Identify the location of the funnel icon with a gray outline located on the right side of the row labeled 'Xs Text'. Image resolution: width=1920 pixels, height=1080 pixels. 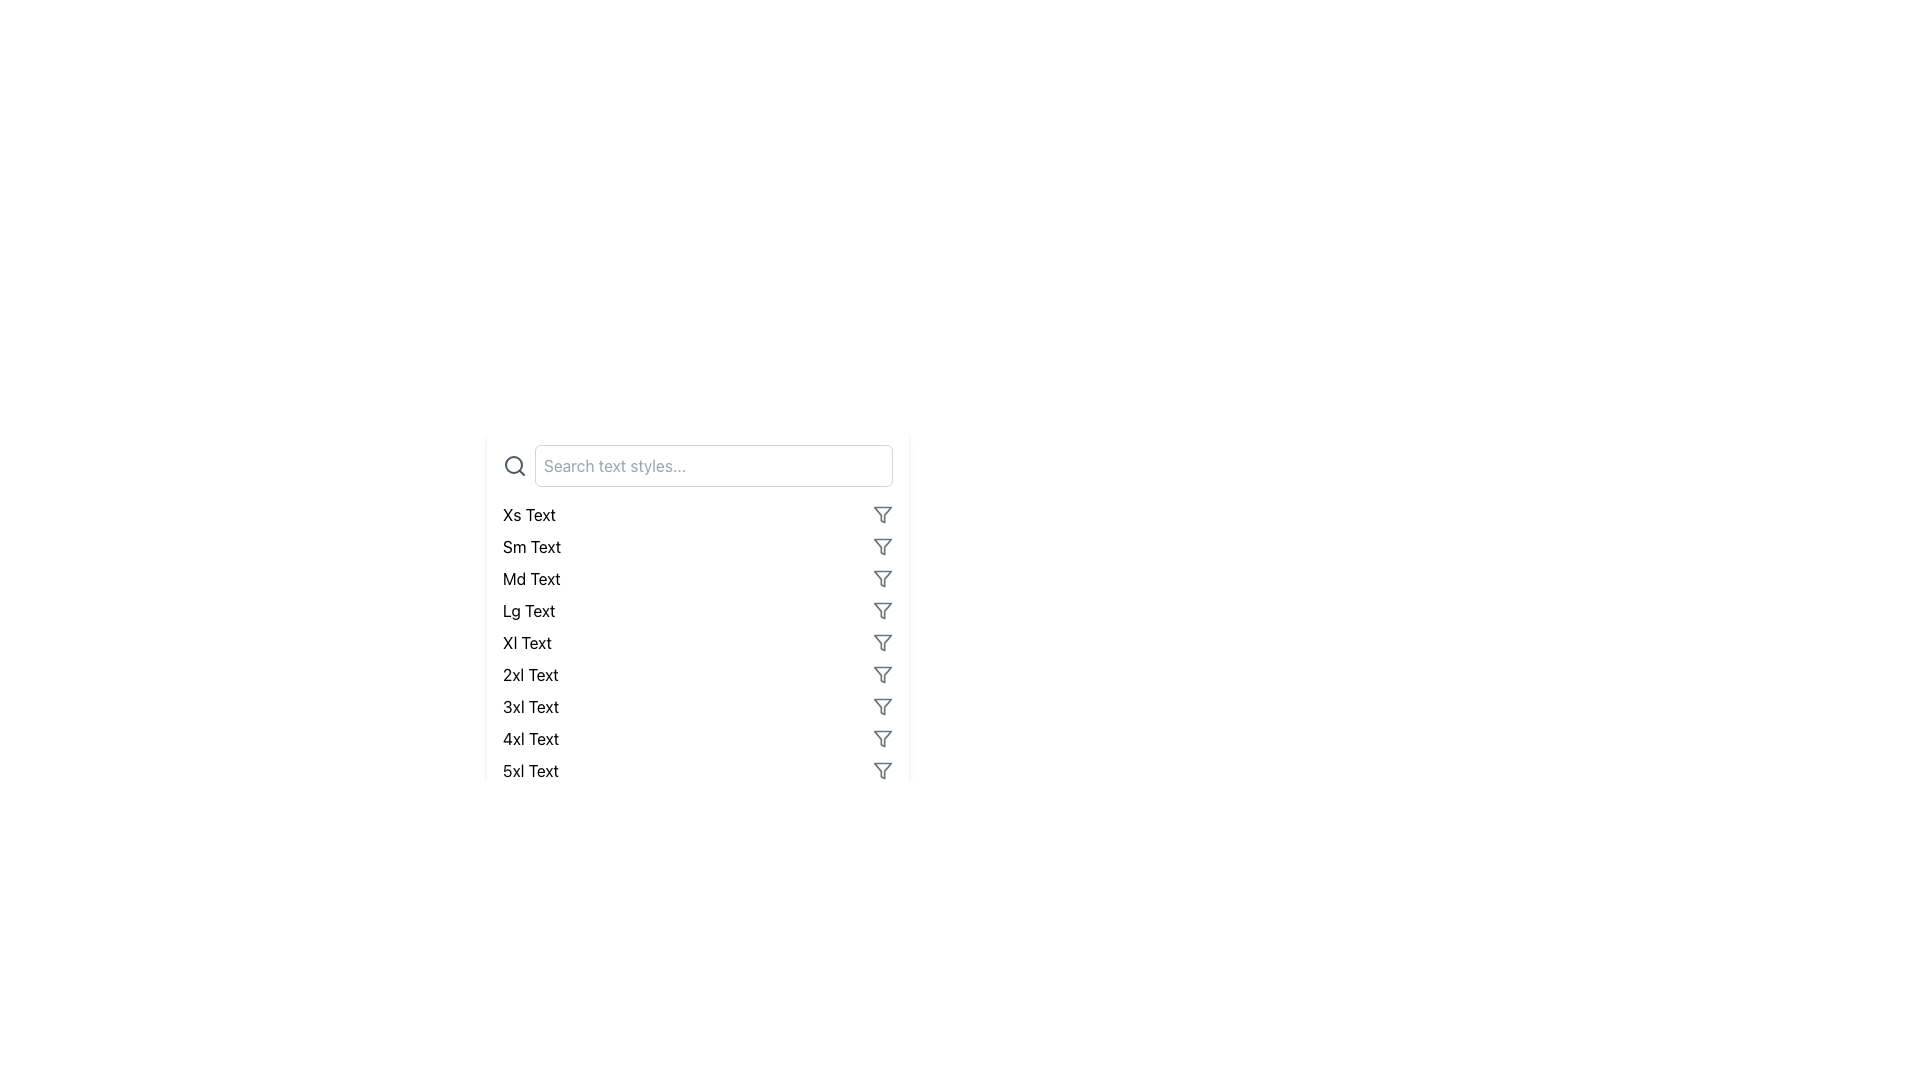
(882, 514).